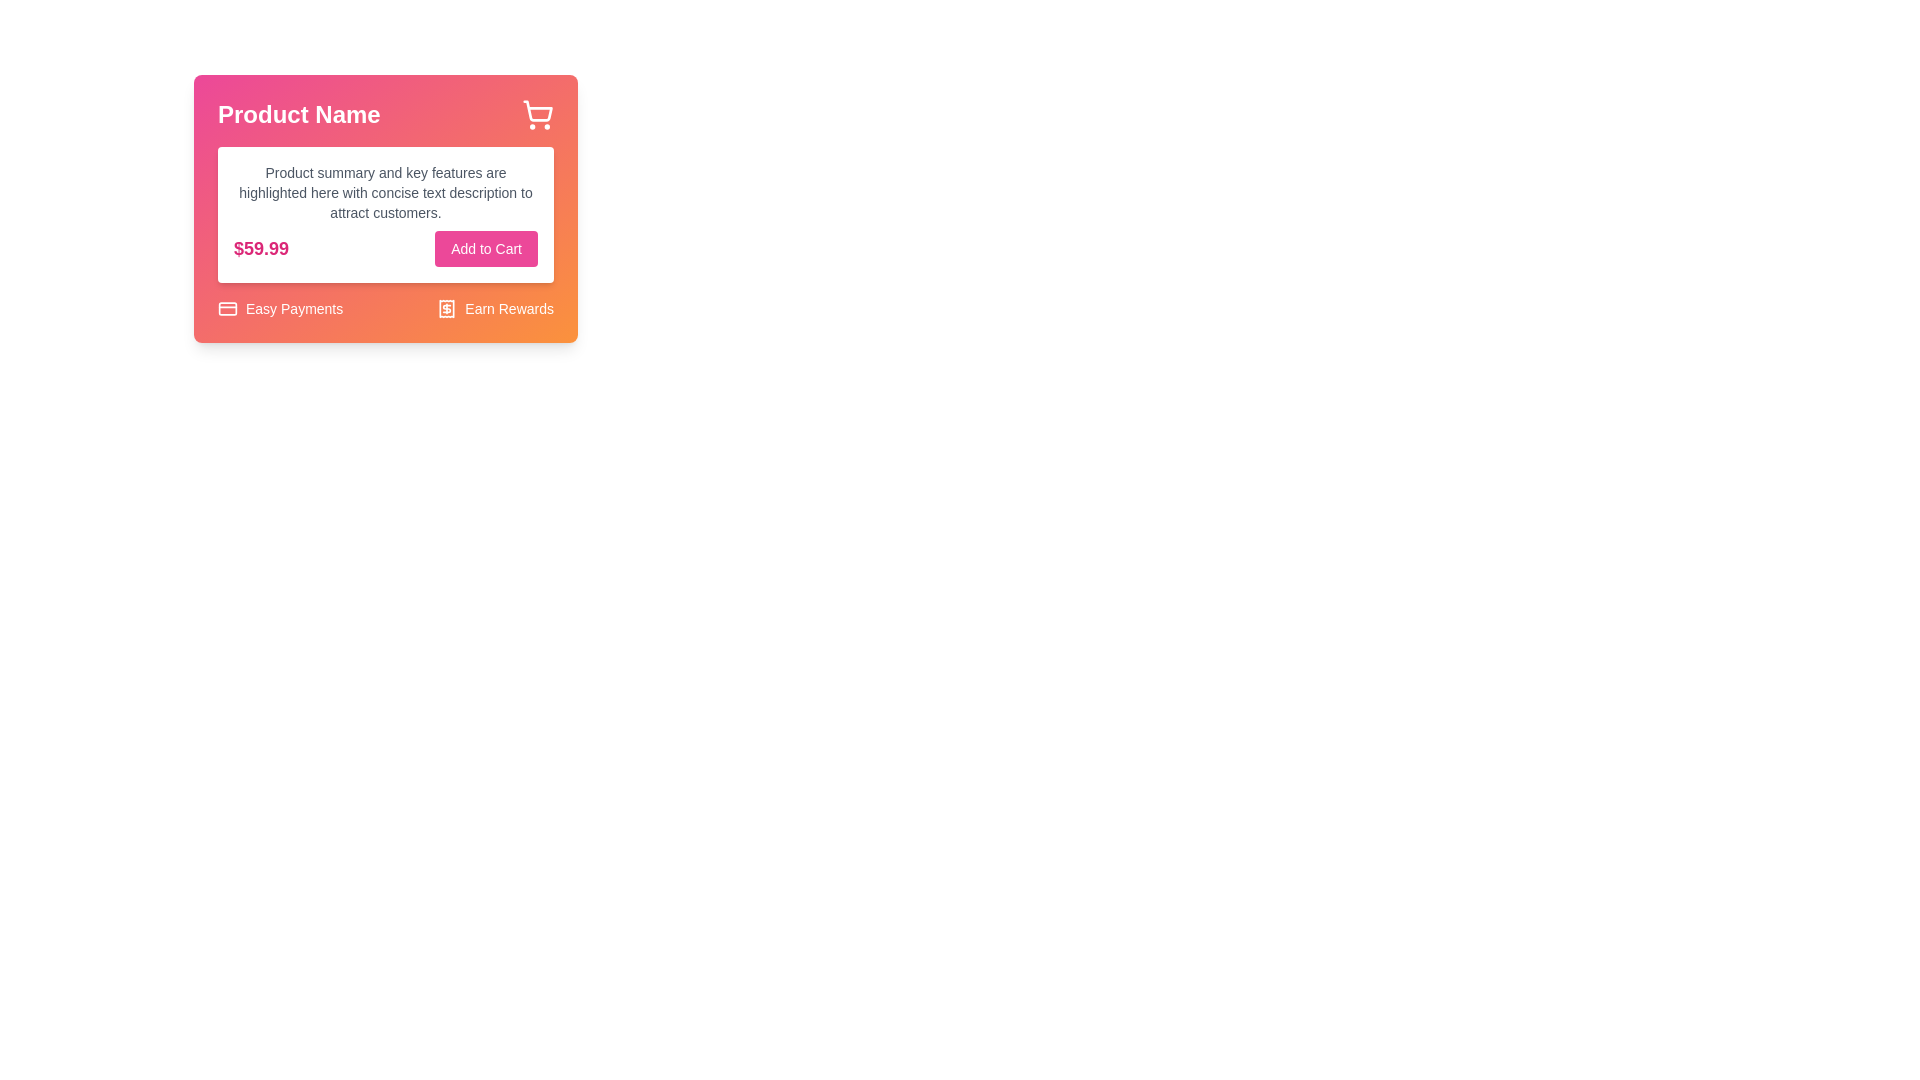 The height and width of the screenshot is (1080, 1920). I want to click on the shopping cart icon located at the top-right corner of the gradient-colored card titled 'Product Name', so click(537, 115).